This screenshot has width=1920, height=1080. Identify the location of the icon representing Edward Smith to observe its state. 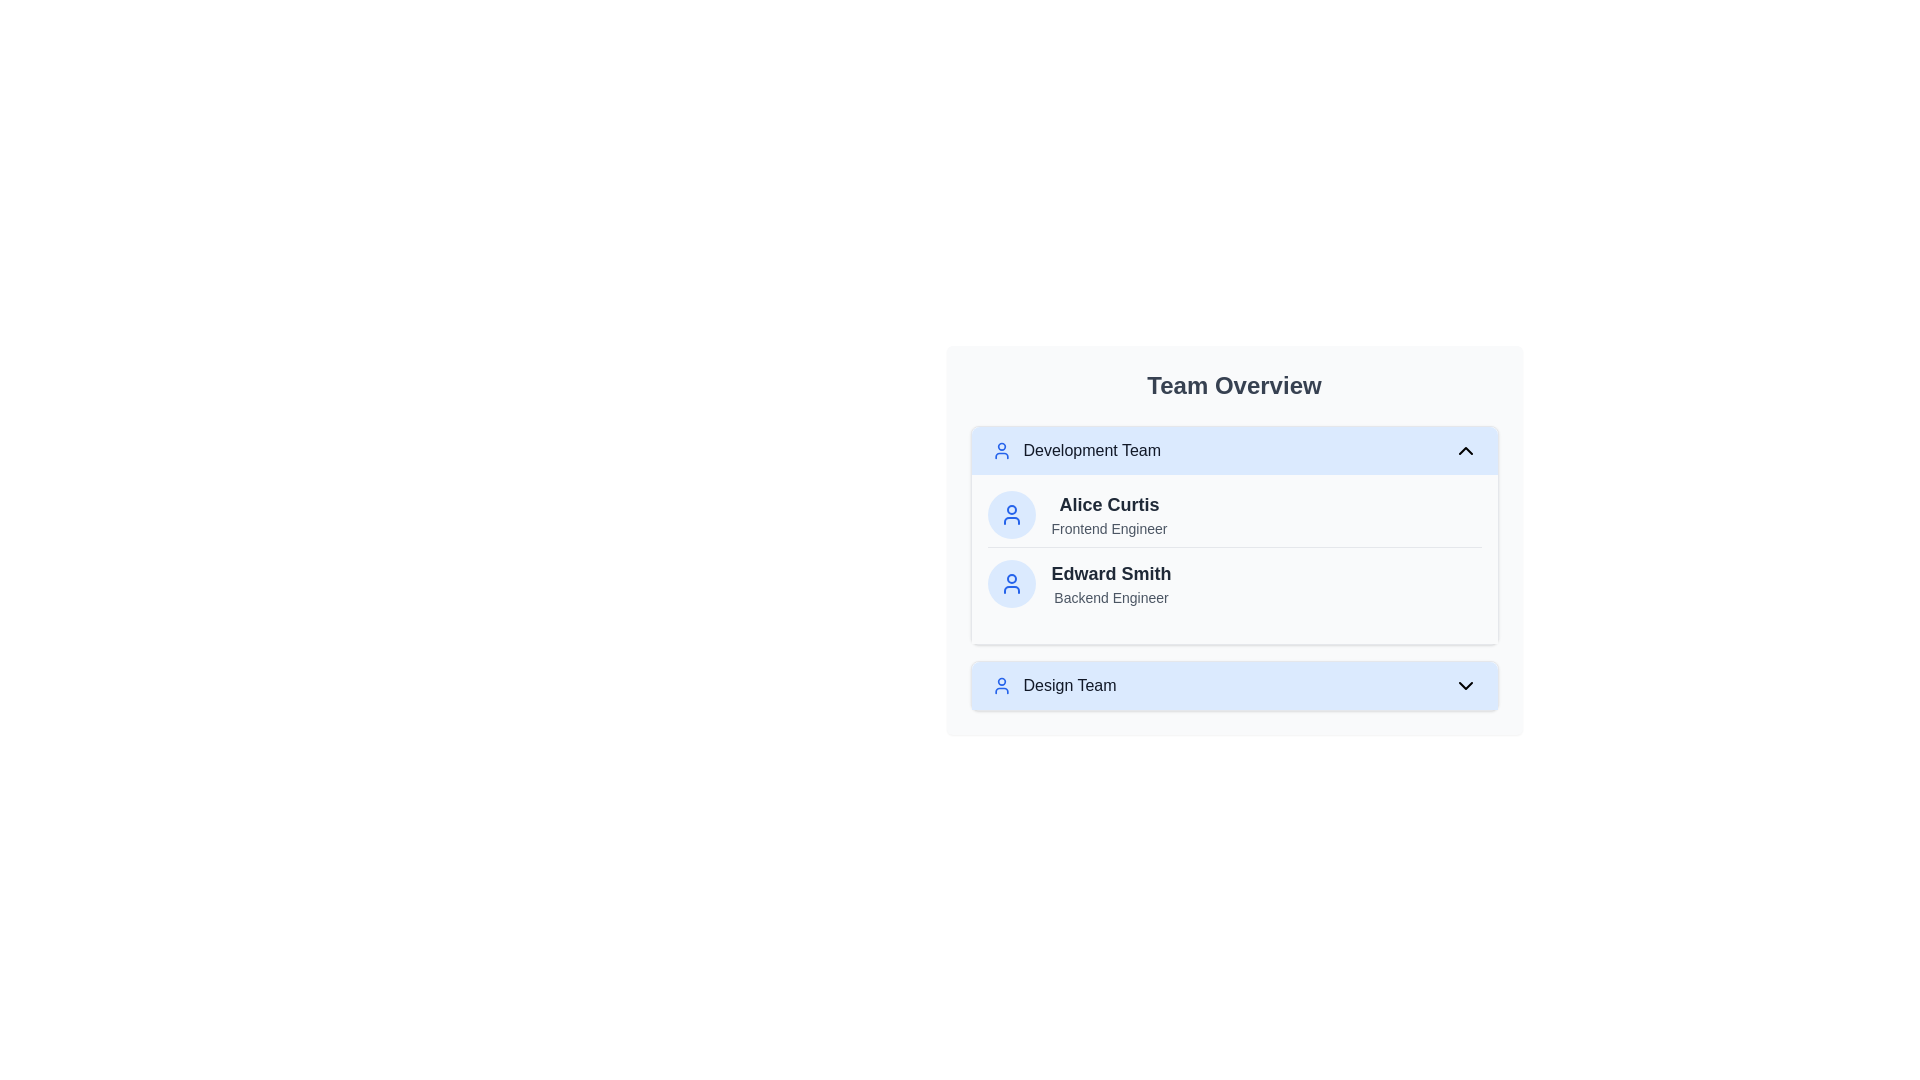
(1011, 583).